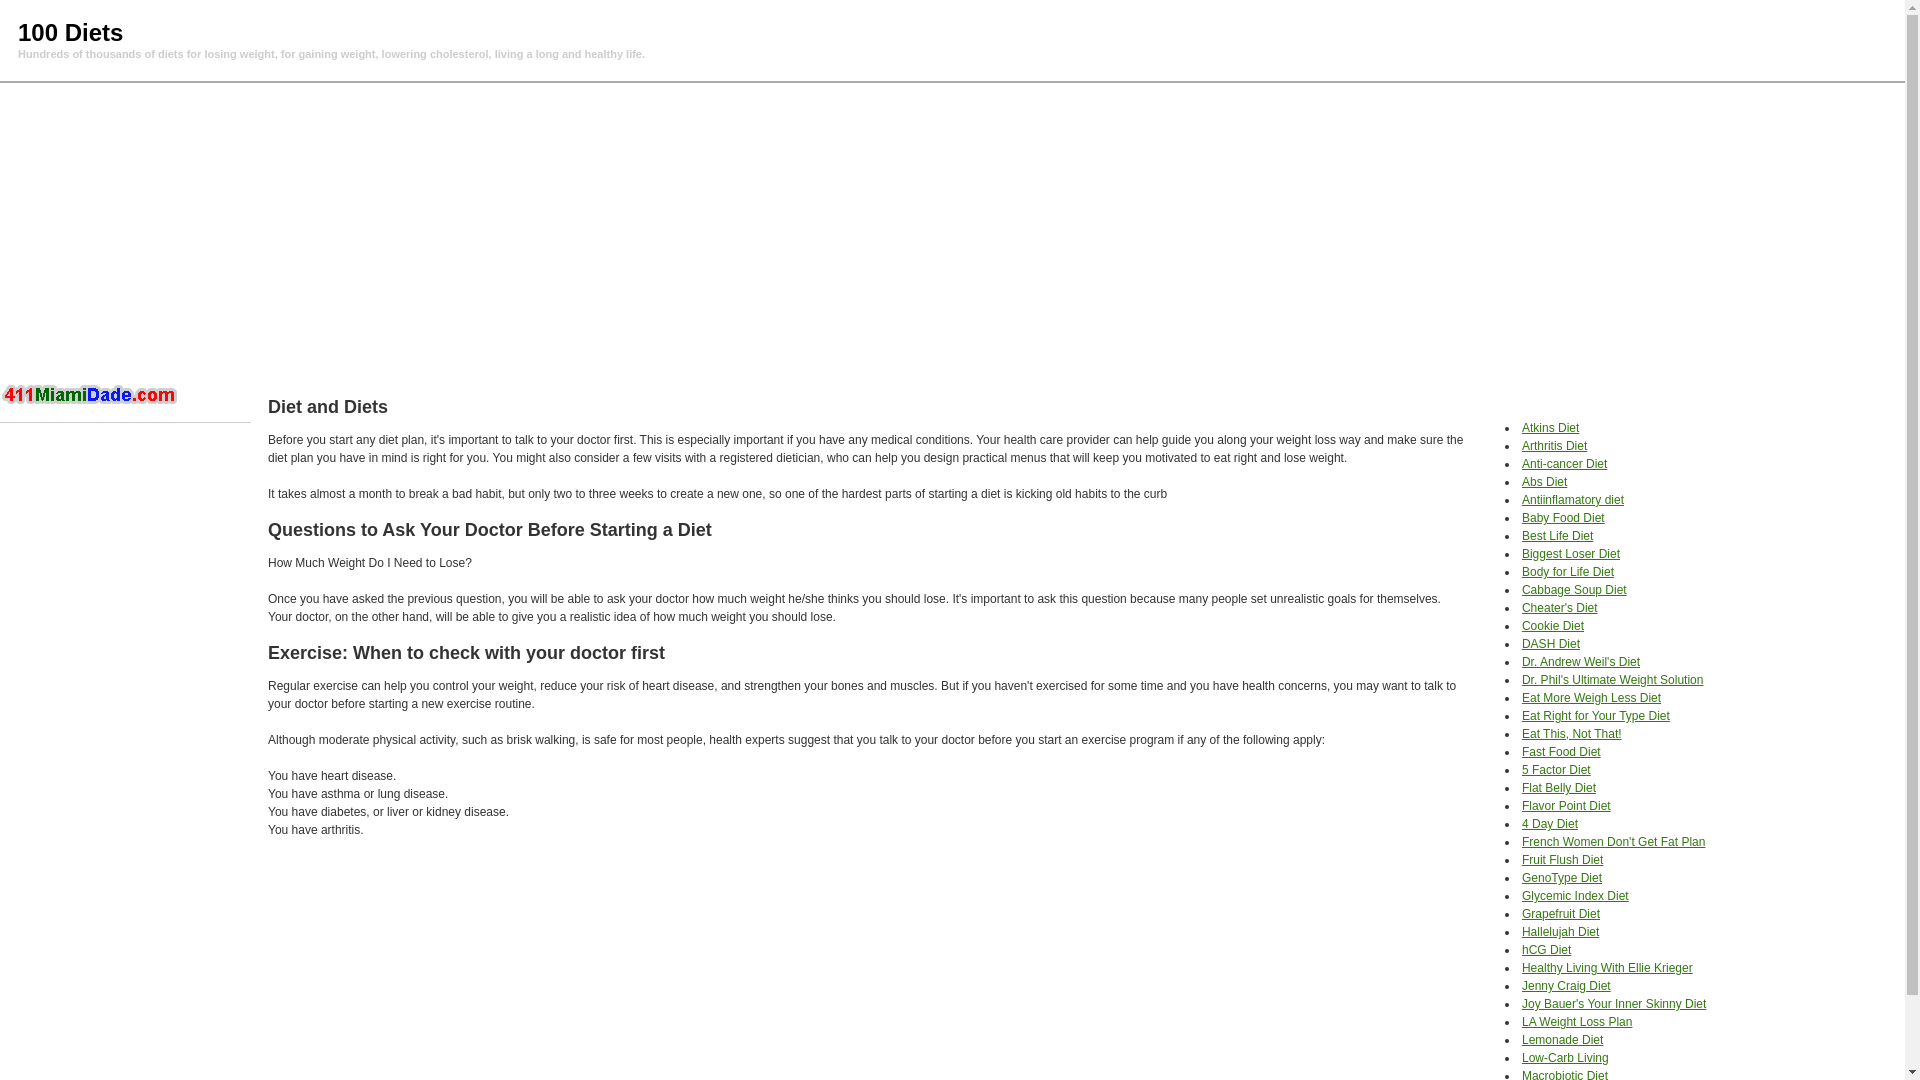  Describe the element at coordinates (1559, 914) in the screenshot. I see `'Grapefruit Diet'` at that location.